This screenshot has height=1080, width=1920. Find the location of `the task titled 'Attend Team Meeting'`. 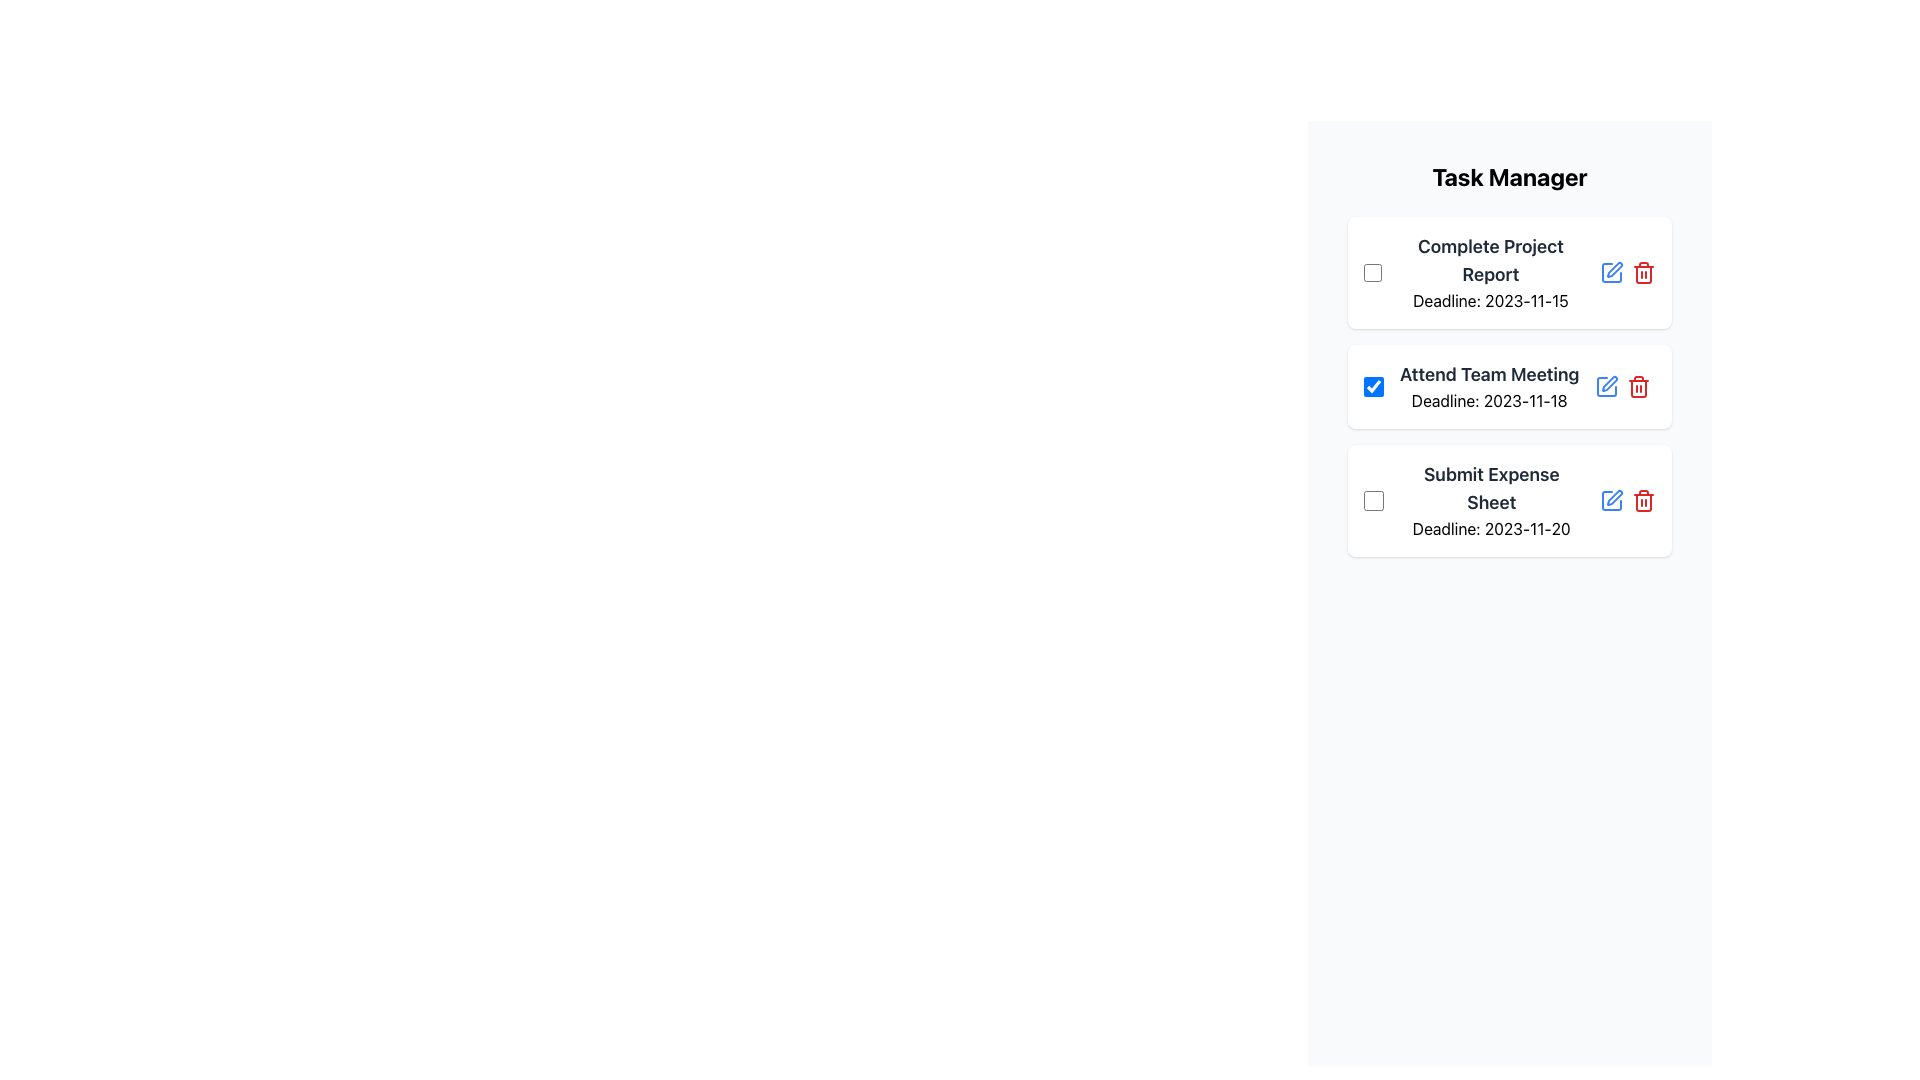

the task titled 'Attend Team Meeting' is located at coordinates (1510, 386).